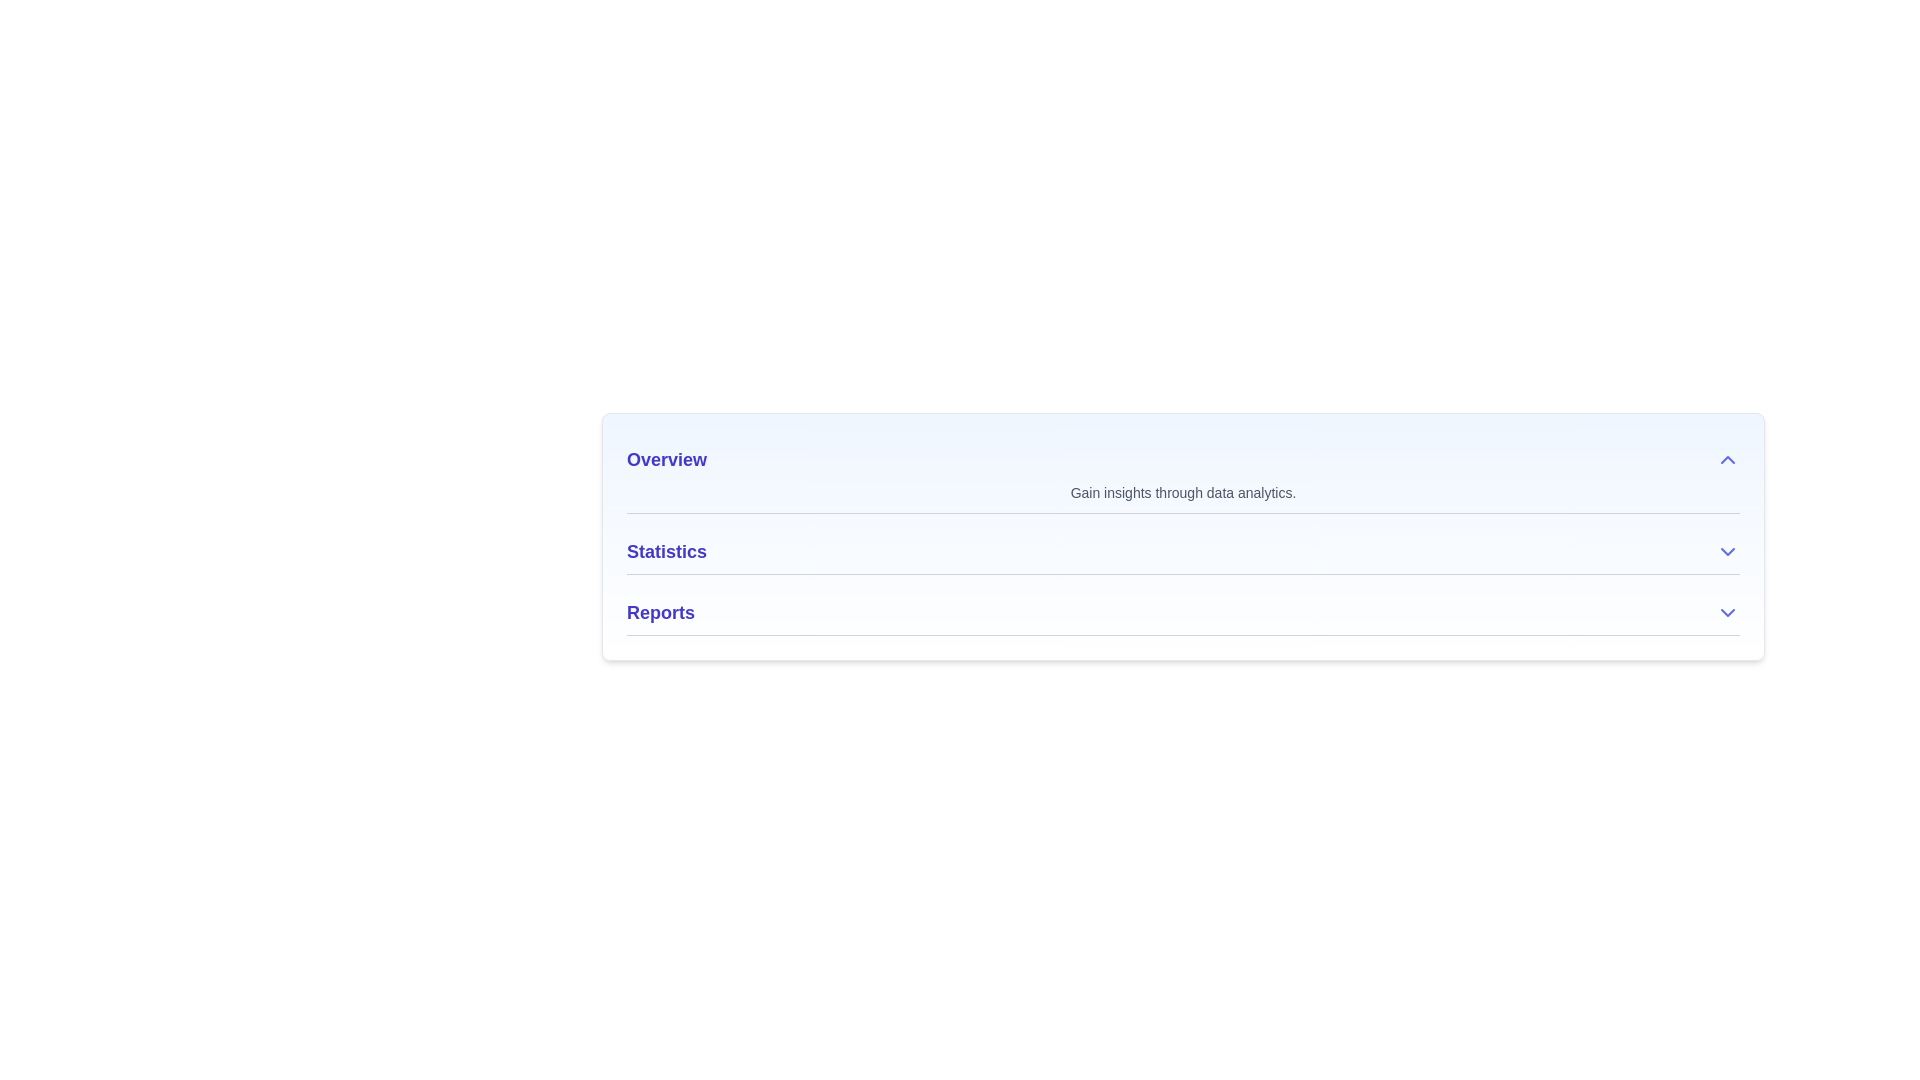  Describe the element at coordinates (1727, 551) in the screenshot. I see `the small indigo downward-pointing chevron icon located at the far right end of the 'Statistics' row` at that location.